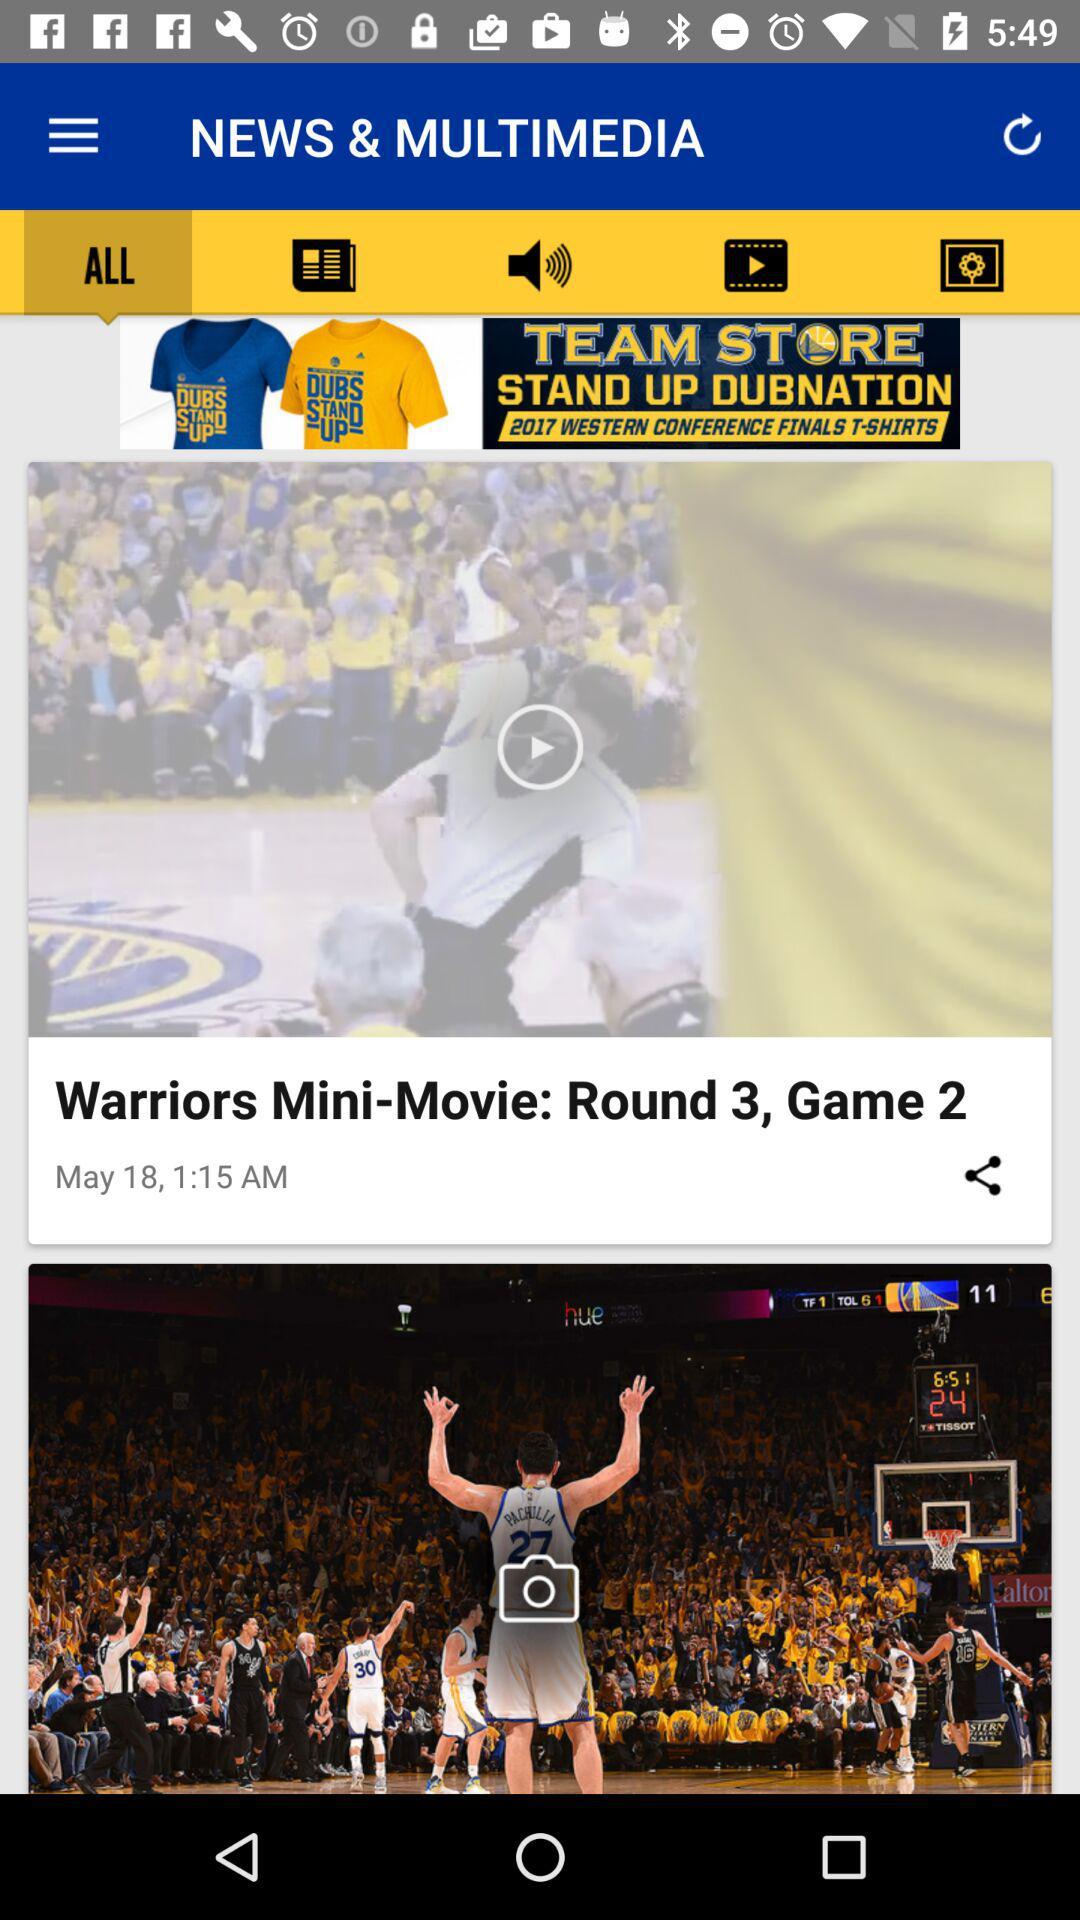 This screenshot has width=1080, height=1920. What do you see at coordinates (981, 1175) in the screenshot?
I see `the item next to may 18 1` at bounding box center [981, 1175].